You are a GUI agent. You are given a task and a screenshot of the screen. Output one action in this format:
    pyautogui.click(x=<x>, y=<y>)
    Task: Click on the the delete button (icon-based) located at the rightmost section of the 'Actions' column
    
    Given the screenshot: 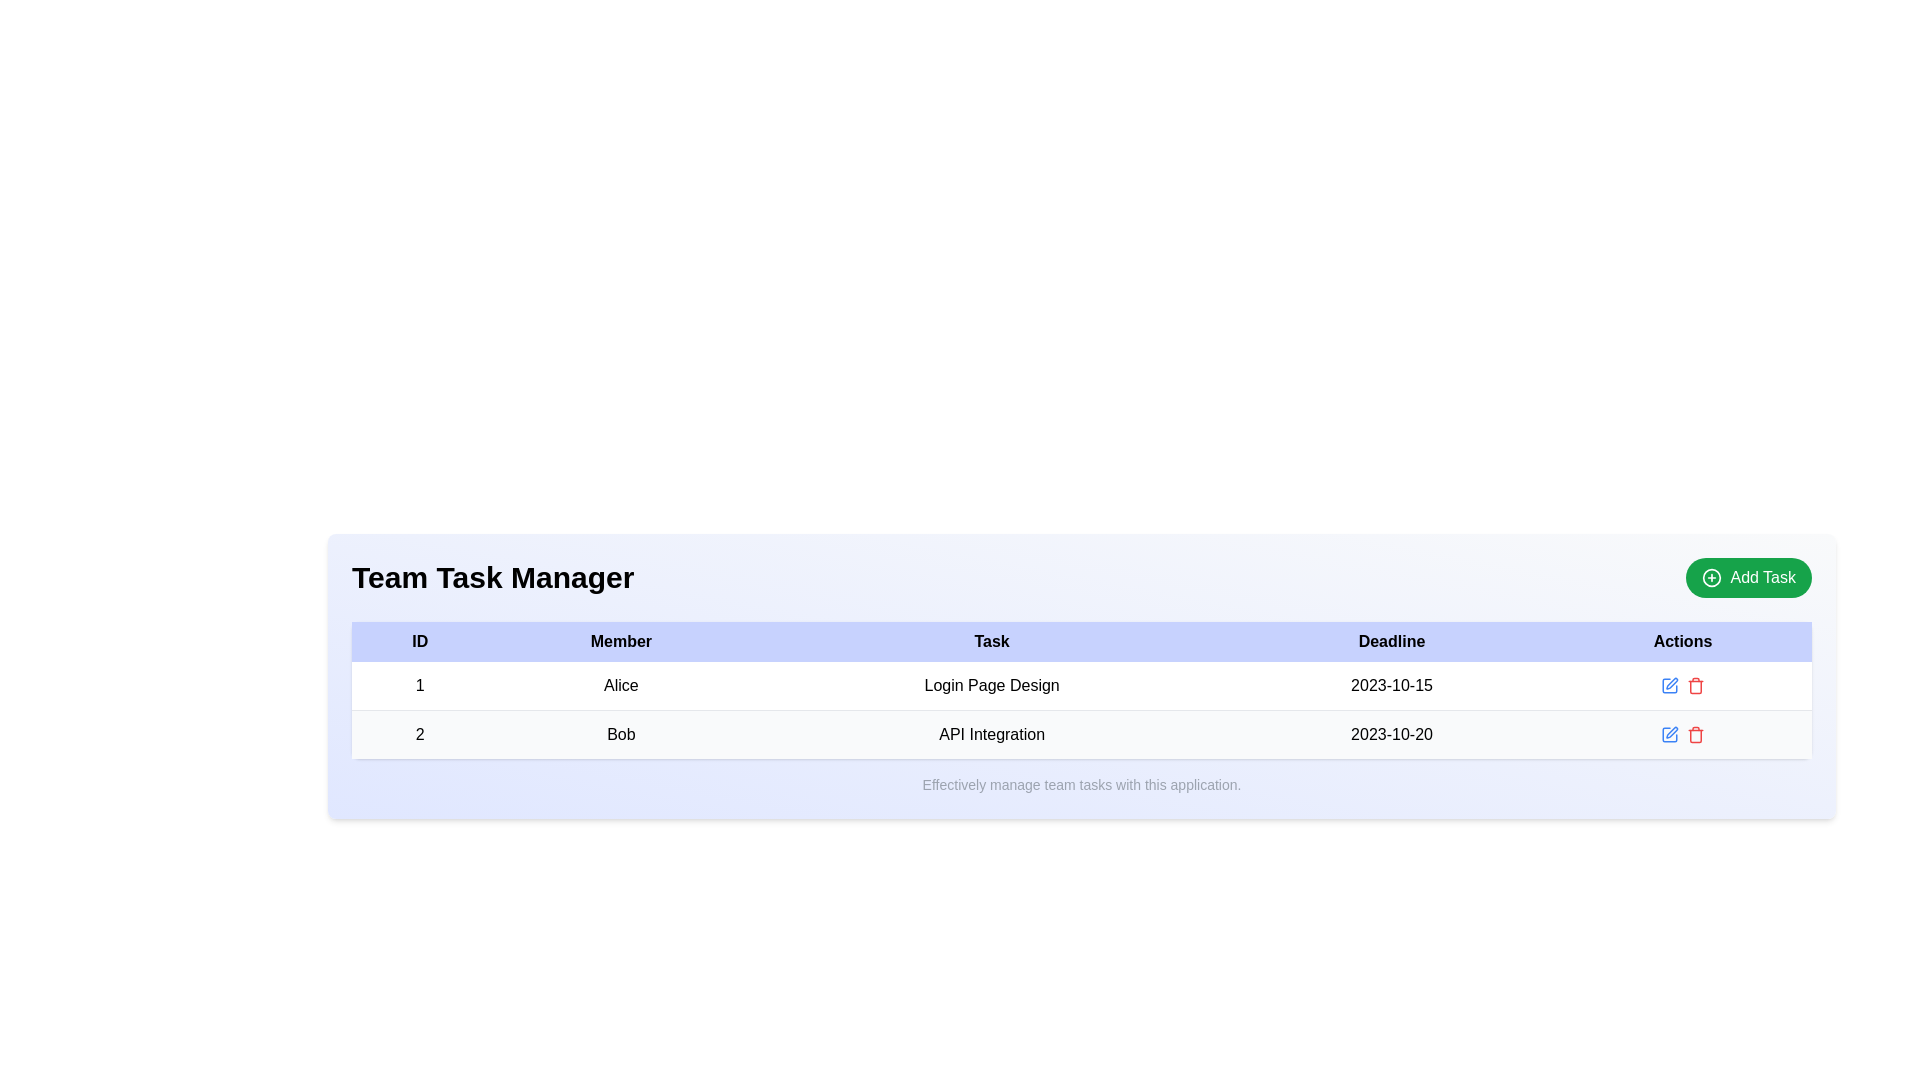 What is the action you would take?
    pyautogui.click(x=1694, y=685)
    